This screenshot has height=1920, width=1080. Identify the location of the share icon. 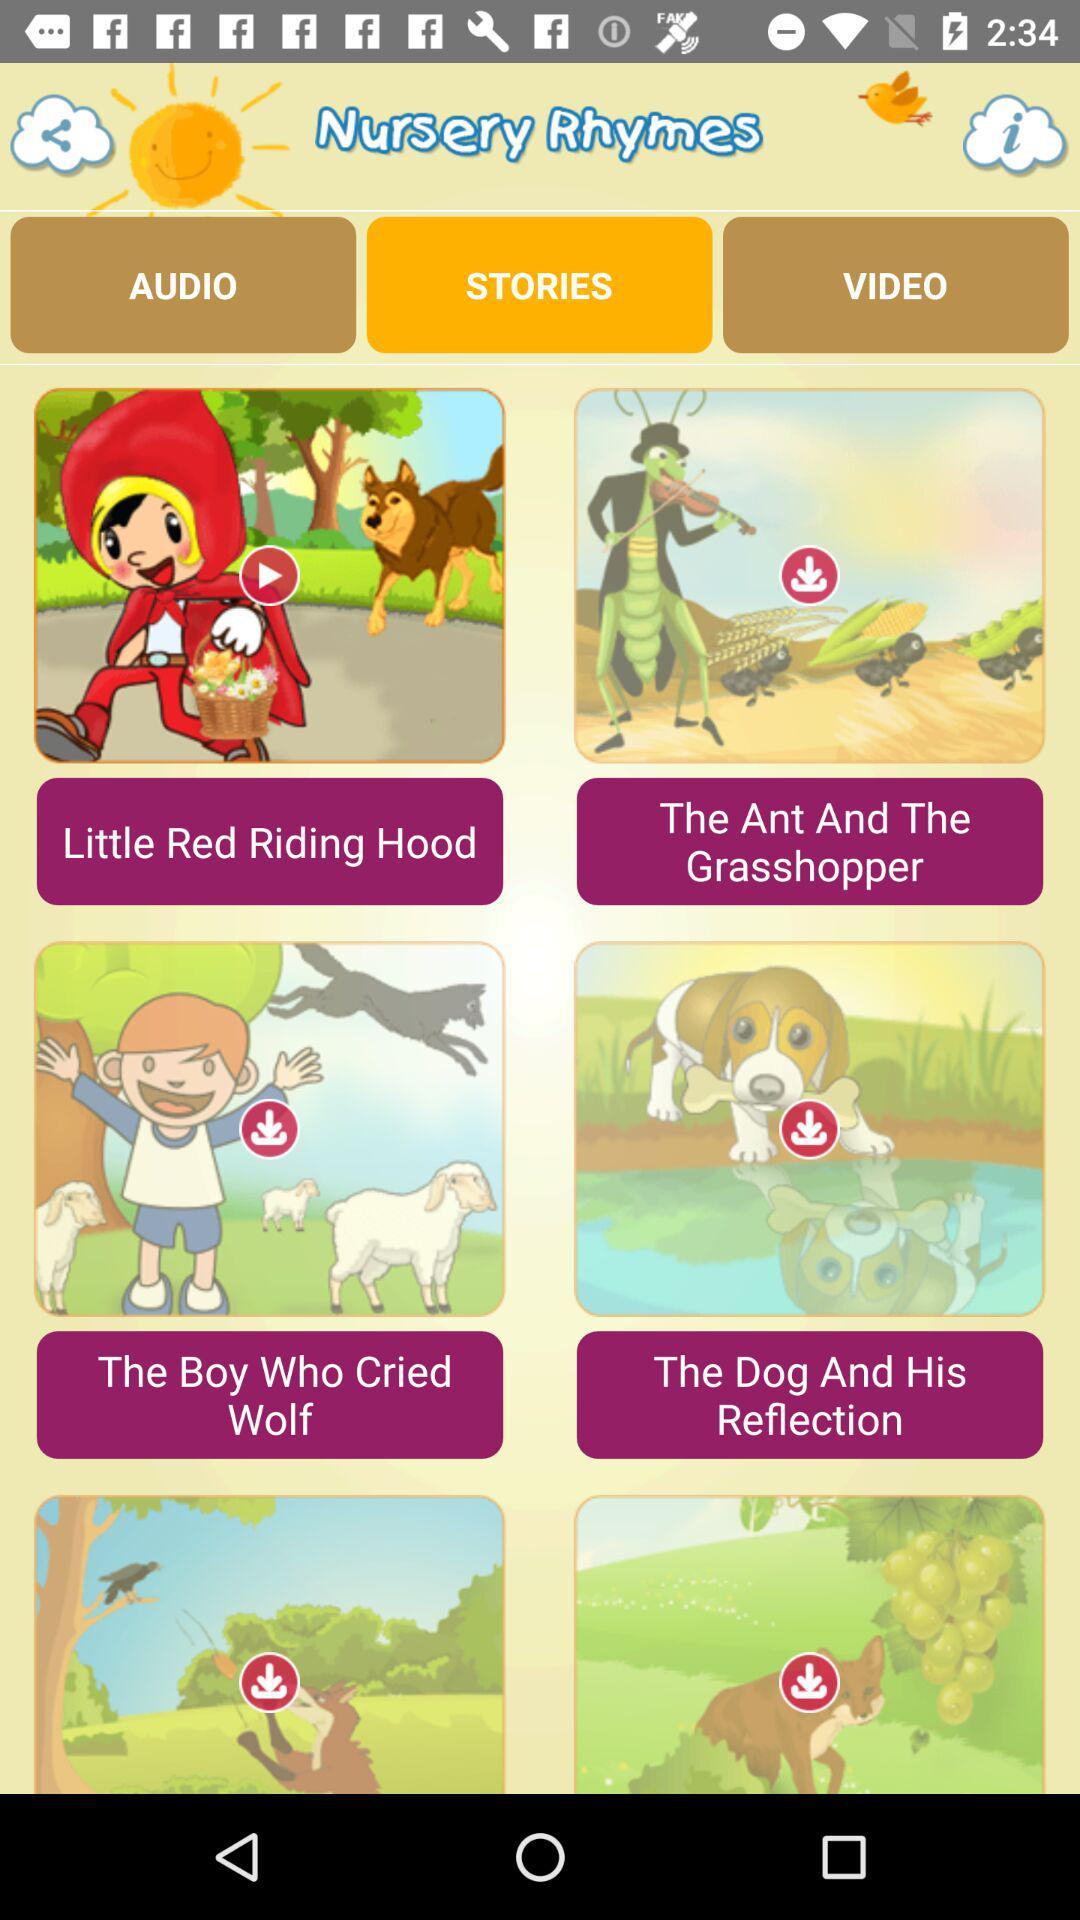
(62, 135).